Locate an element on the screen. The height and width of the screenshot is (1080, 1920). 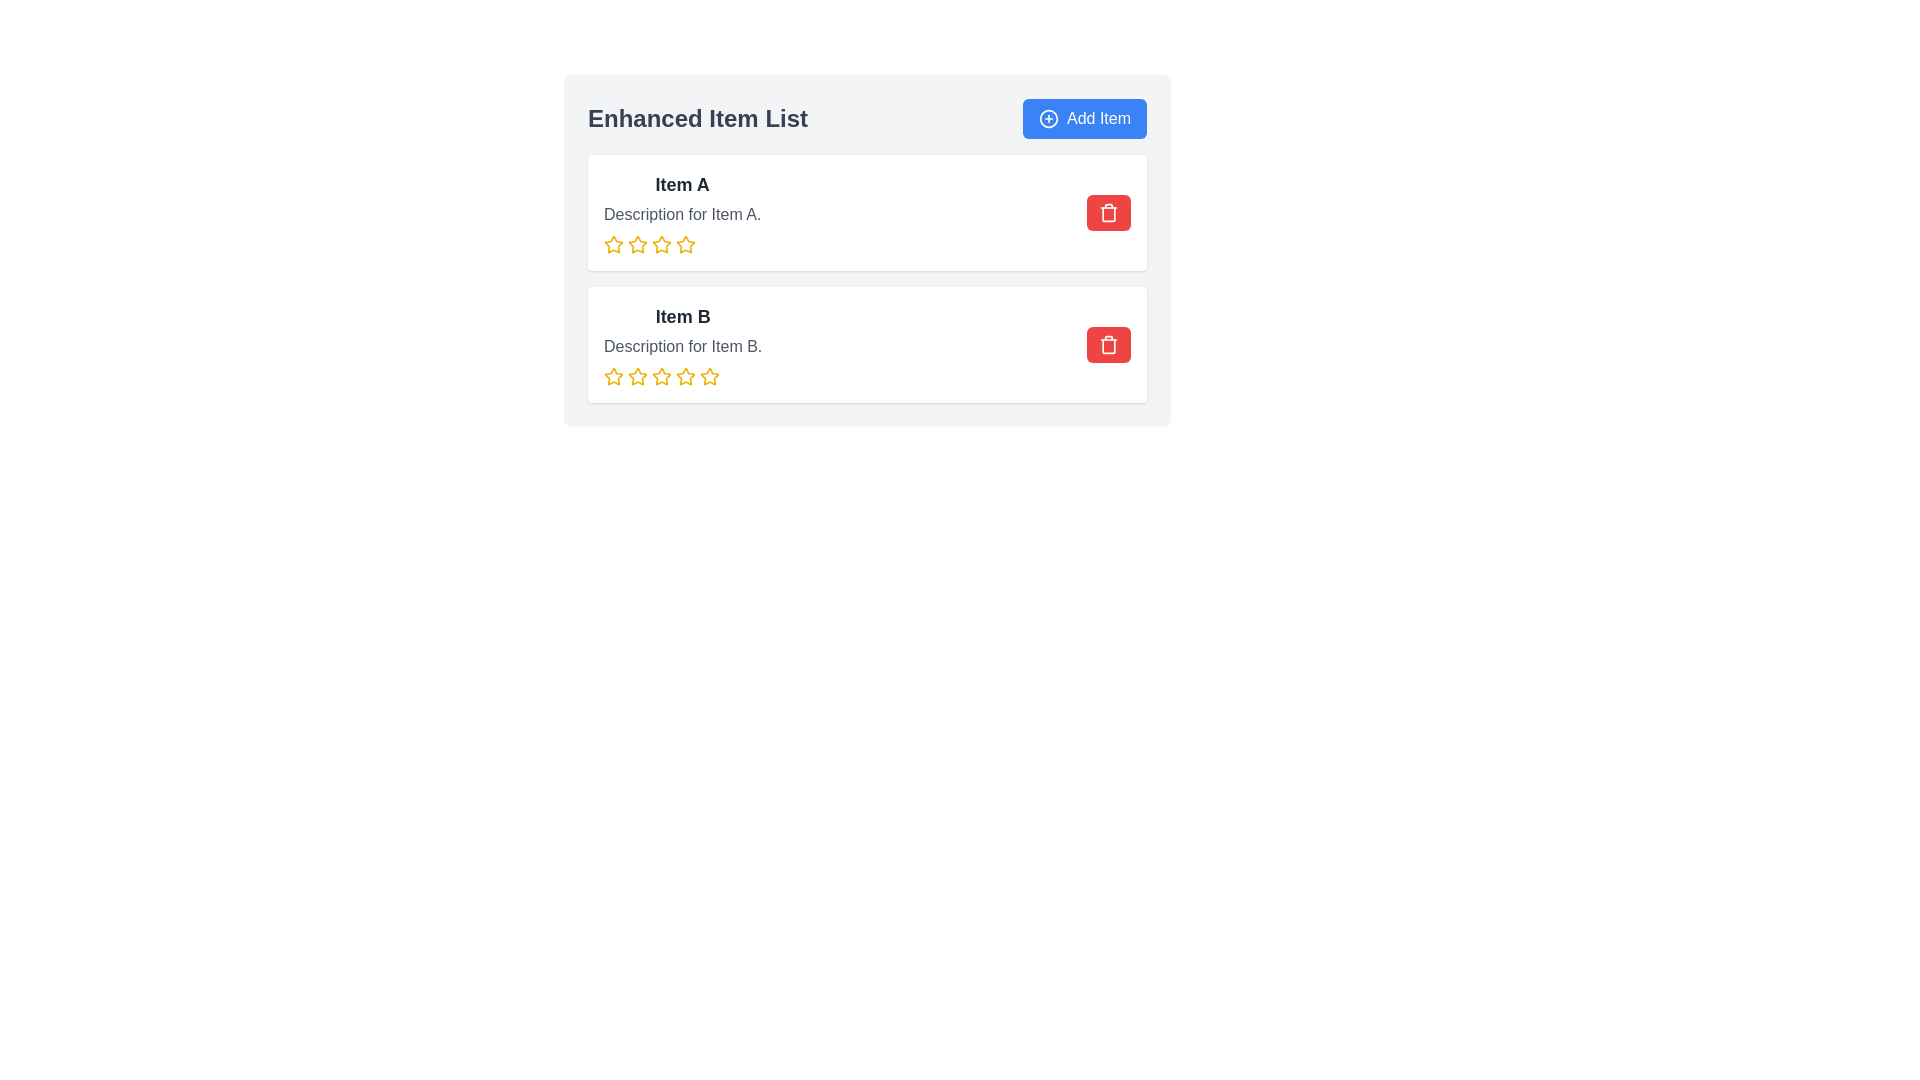
the trash icon located on the right side of the row for 'Item A' in the list of items, which serves as a visual indicator for the delete action is located at coordinates (1107, 343).